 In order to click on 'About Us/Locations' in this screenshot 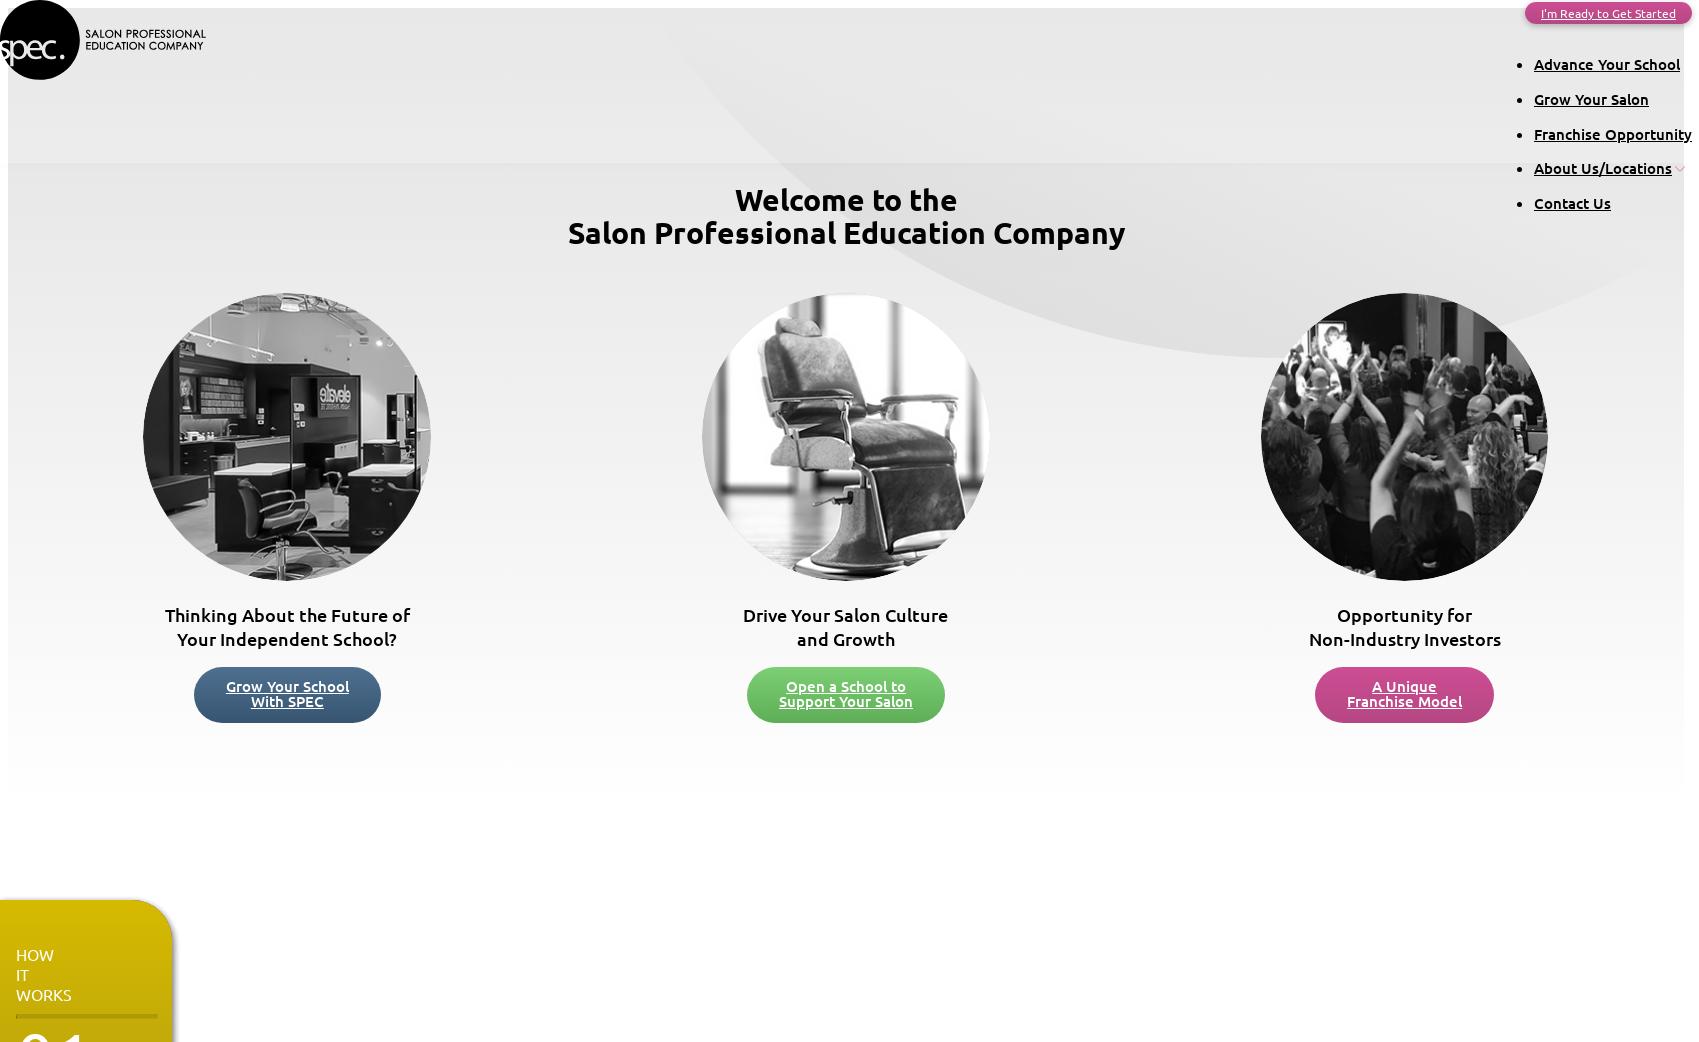, I will do `click(1534, 167)`.